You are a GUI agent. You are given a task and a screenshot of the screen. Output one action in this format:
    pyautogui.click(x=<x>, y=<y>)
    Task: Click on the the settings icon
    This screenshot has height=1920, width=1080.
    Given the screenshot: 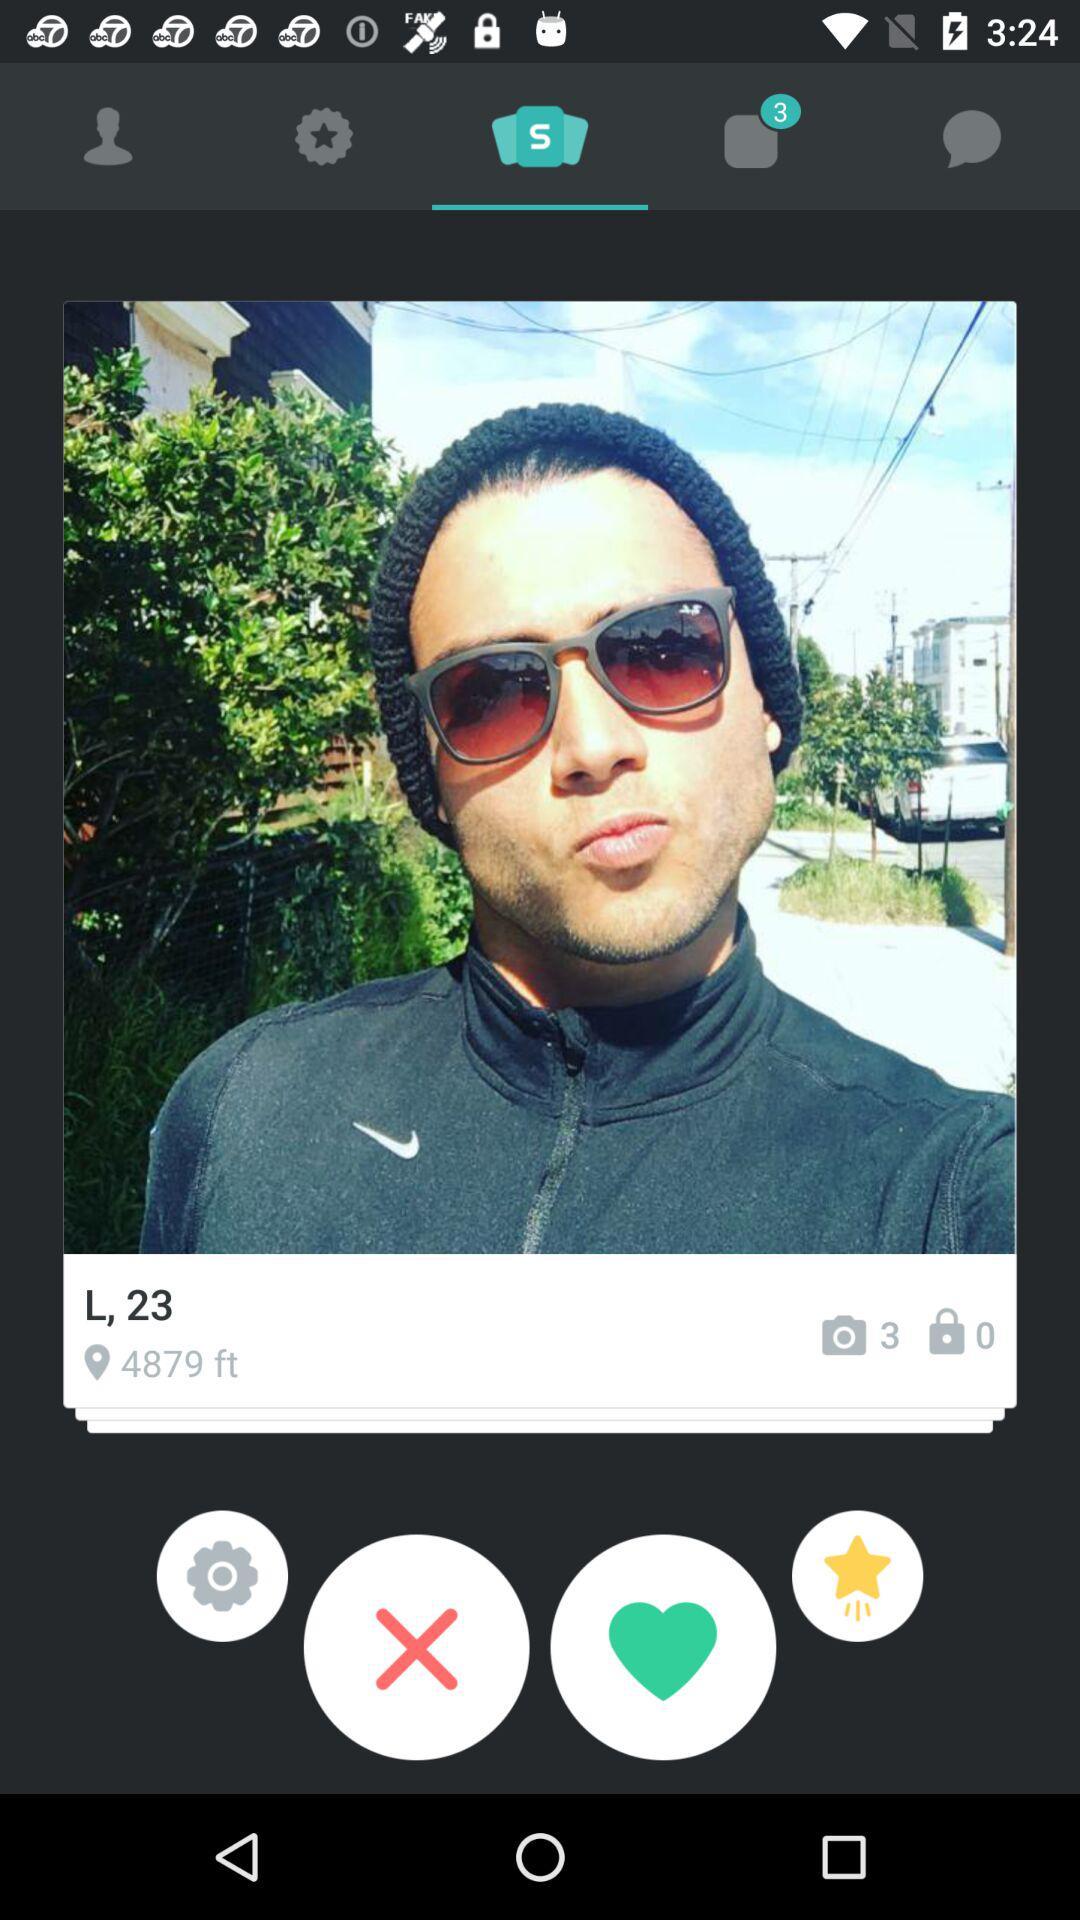 What is the action you would take?
    pyautogui.click(x=222, y=1575)
    